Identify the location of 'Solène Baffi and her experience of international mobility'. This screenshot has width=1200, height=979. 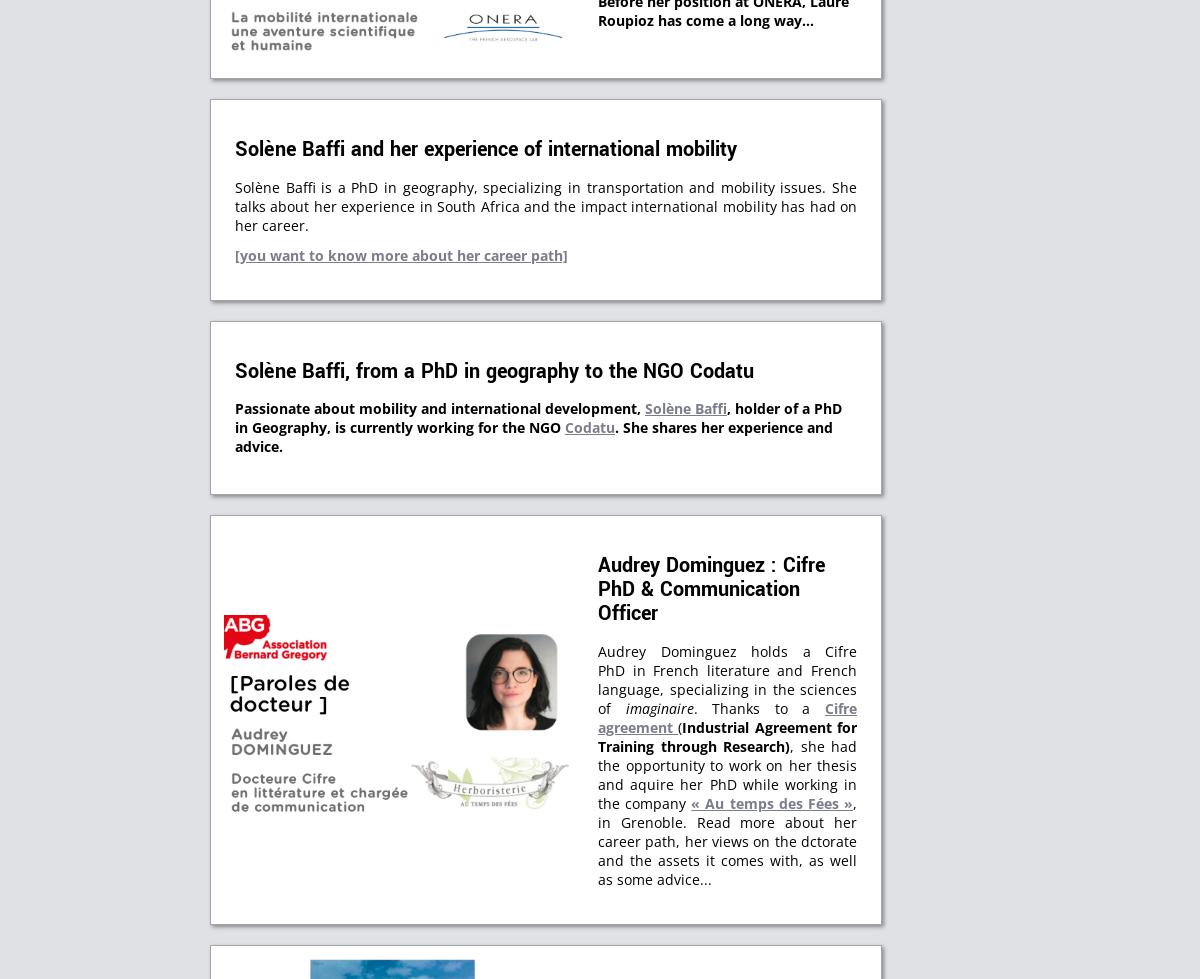
(485, 149).